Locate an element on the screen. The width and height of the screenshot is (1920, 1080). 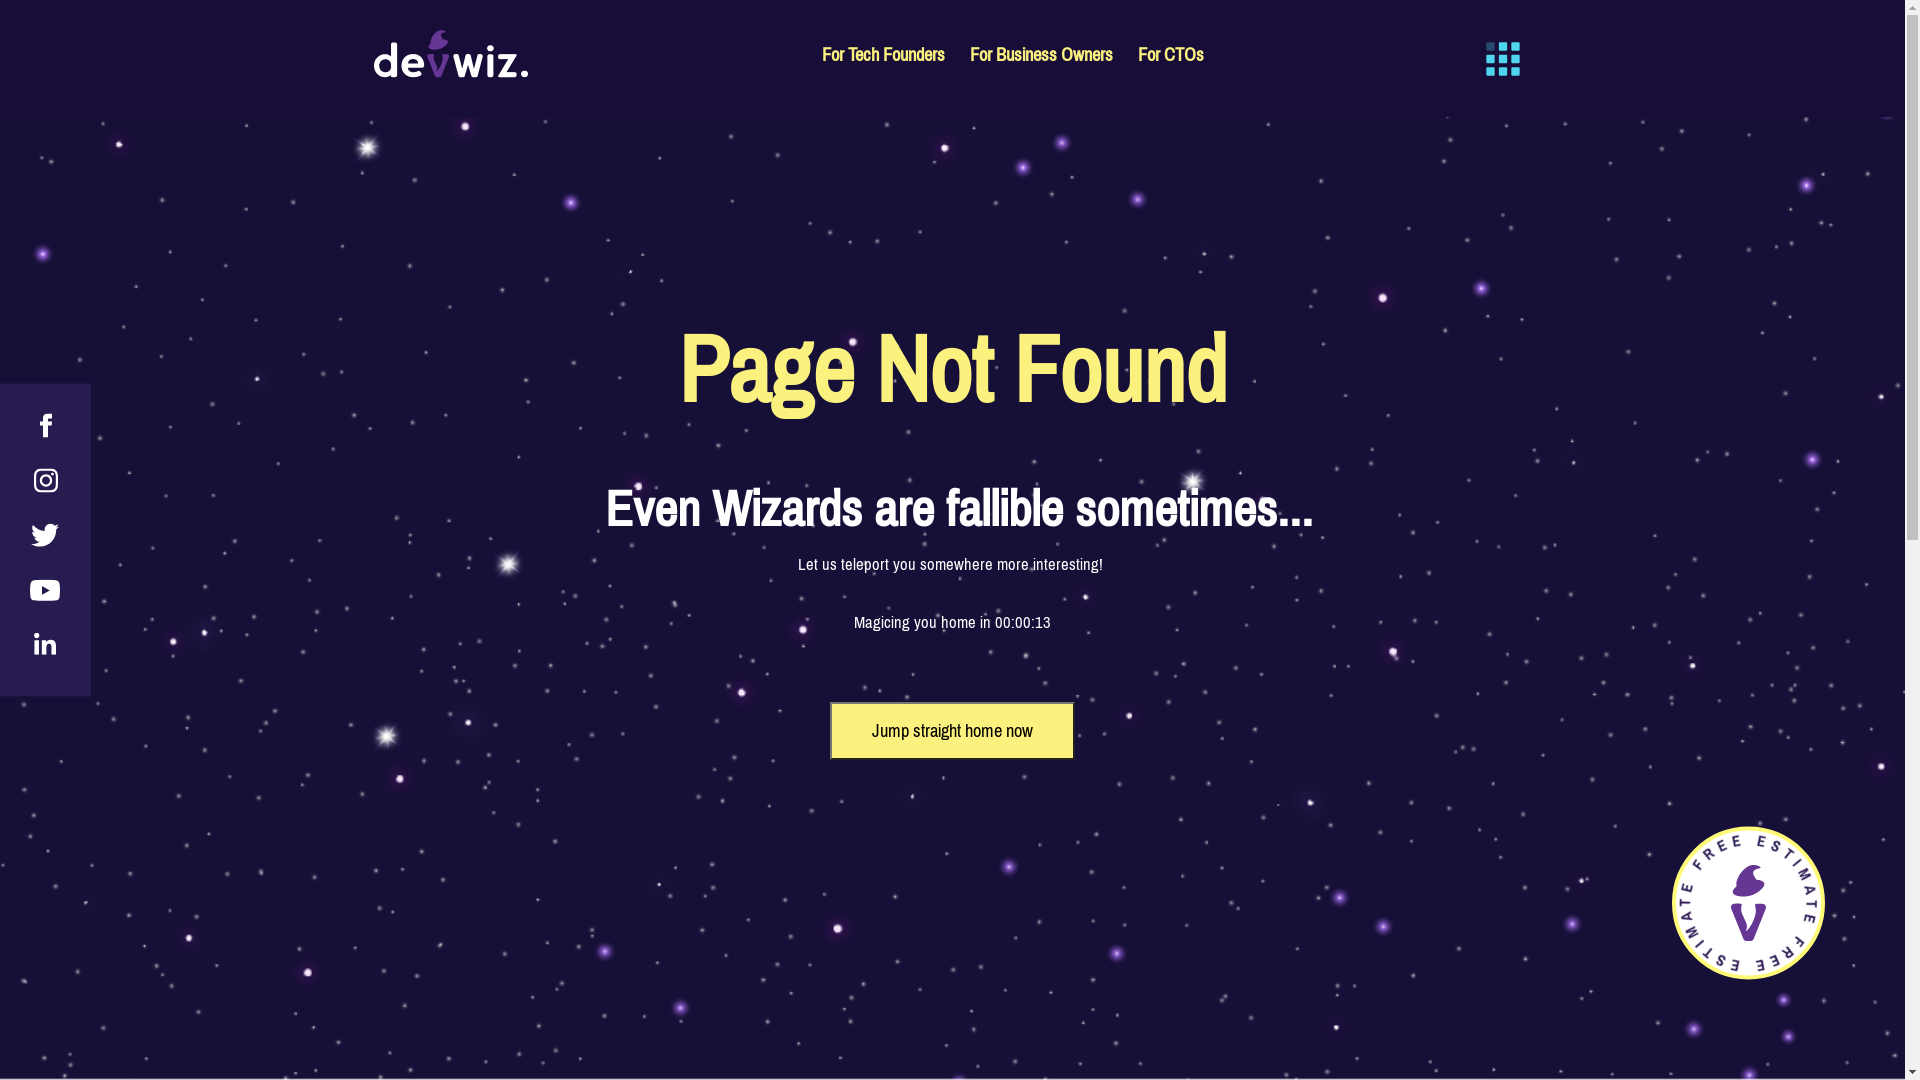
'For CTOs' is located at coordinates (1171, 57).